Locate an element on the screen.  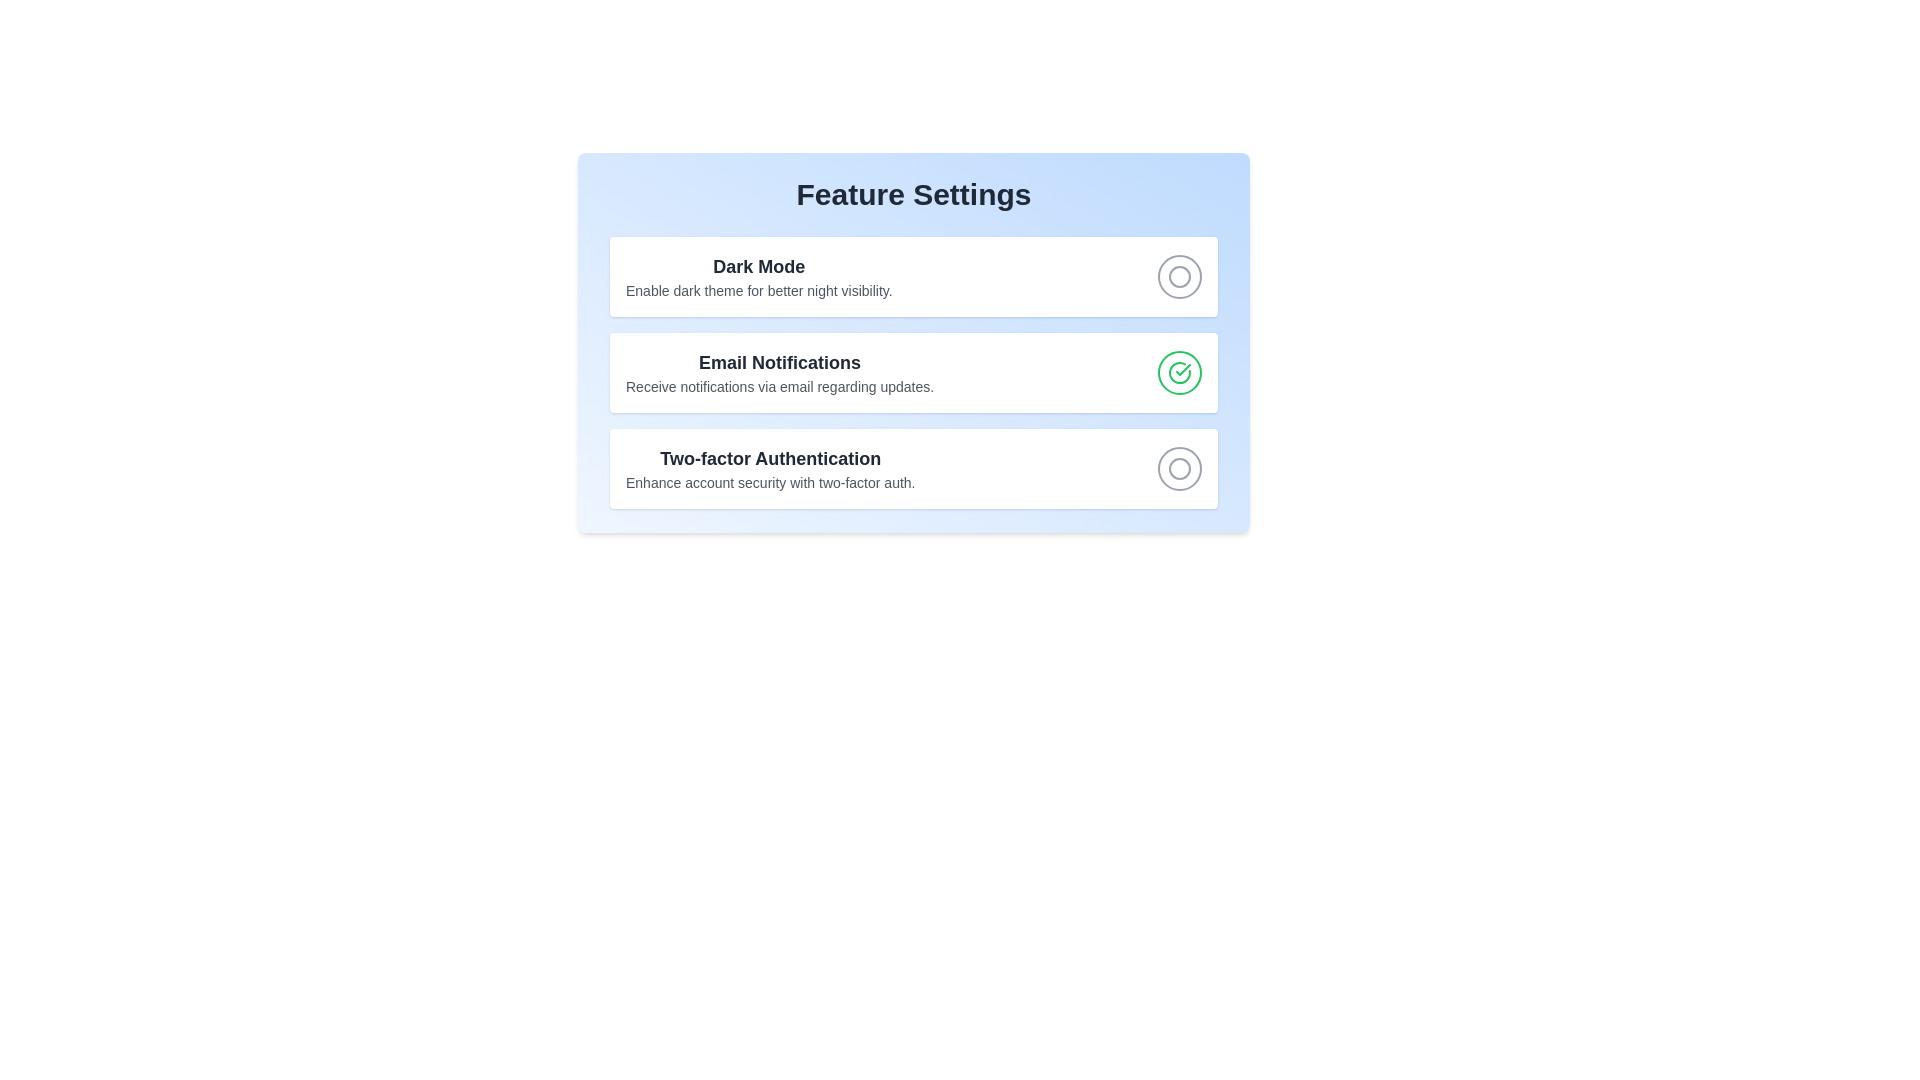
the 'Dark Mode' informational text component, which is the first item in the 'Feature Settings' section is located at coordinates (758, 277).